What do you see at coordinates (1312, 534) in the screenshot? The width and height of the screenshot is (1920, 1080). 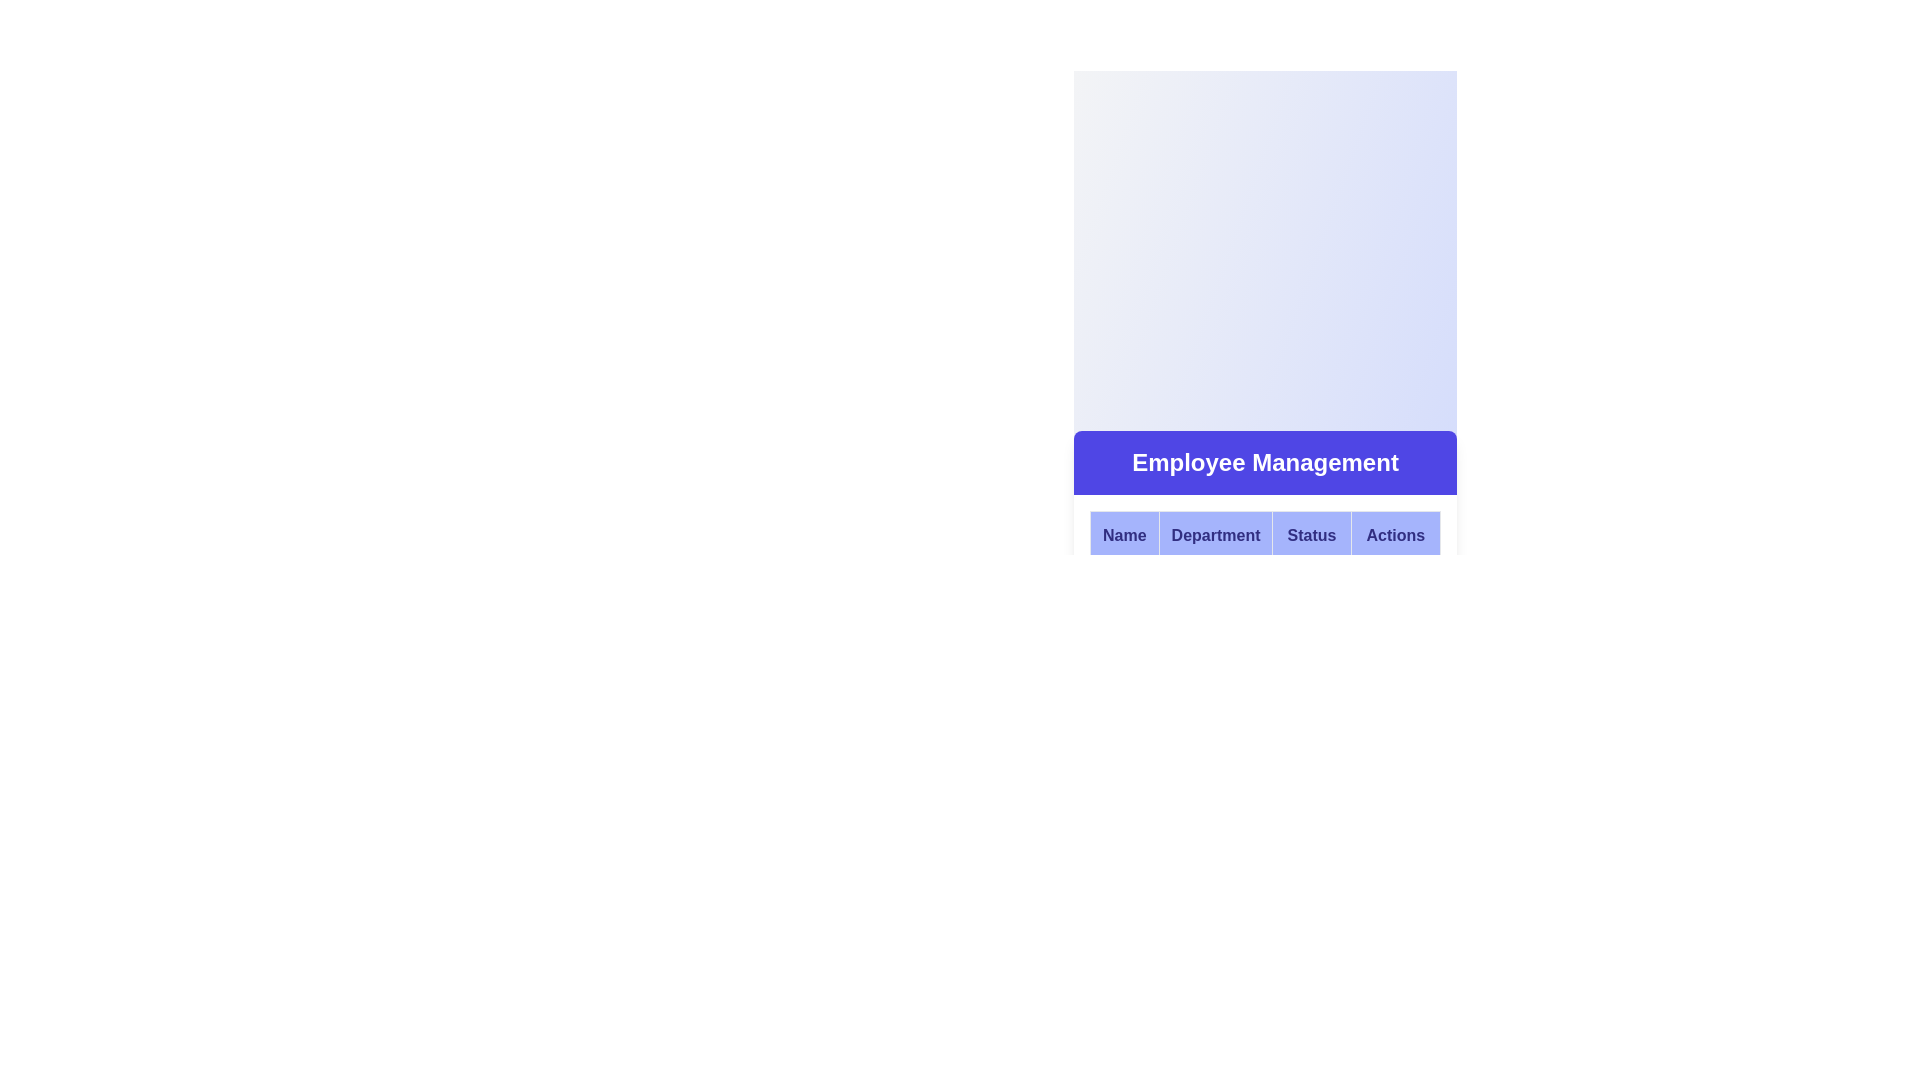 I see `the 'Status' header cell in the Employee Management table, which is the third header in a row of four components` at bounding box center [1312, 534].